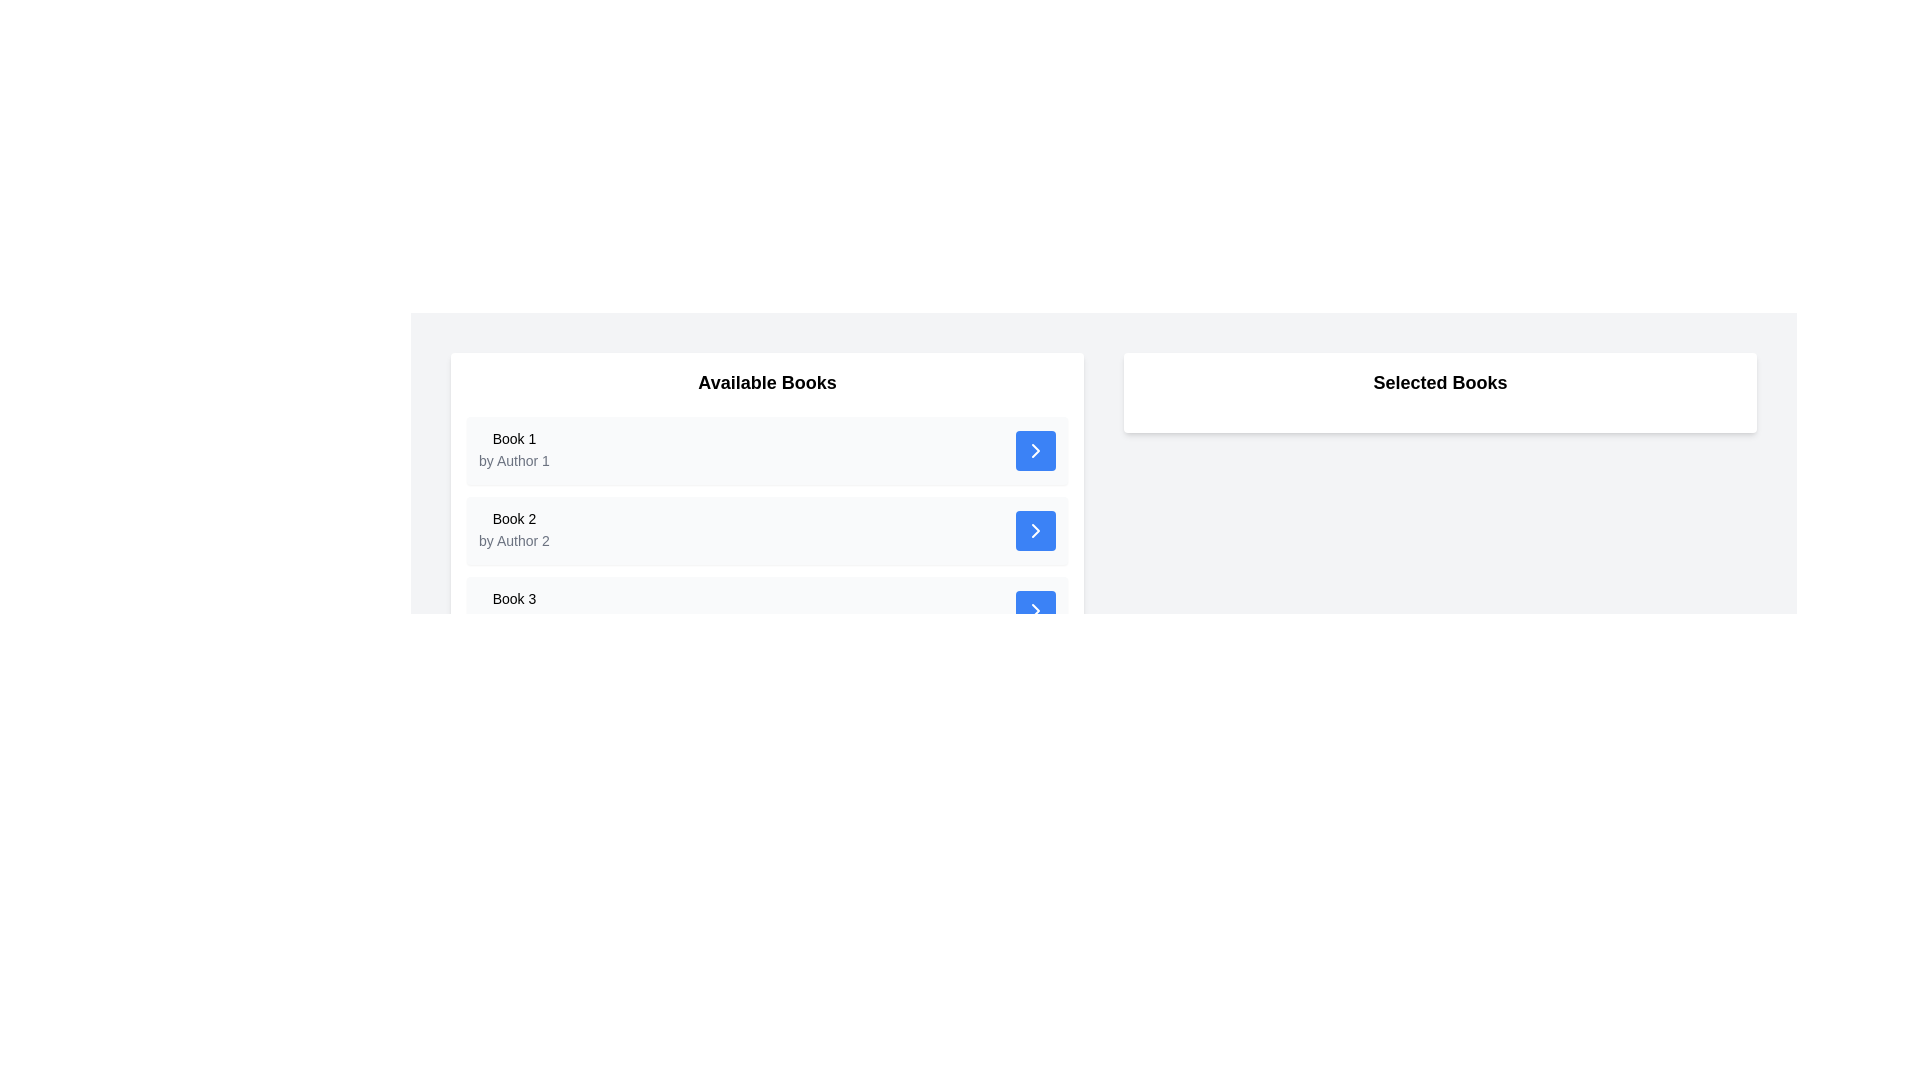  I want to click on the rightward-facing chevron icon with a white stroke on a blue background, located at the center of the third button in the 'Available Books' section, specifically for 'Book 3 by Author 3', so click(1036, 451).